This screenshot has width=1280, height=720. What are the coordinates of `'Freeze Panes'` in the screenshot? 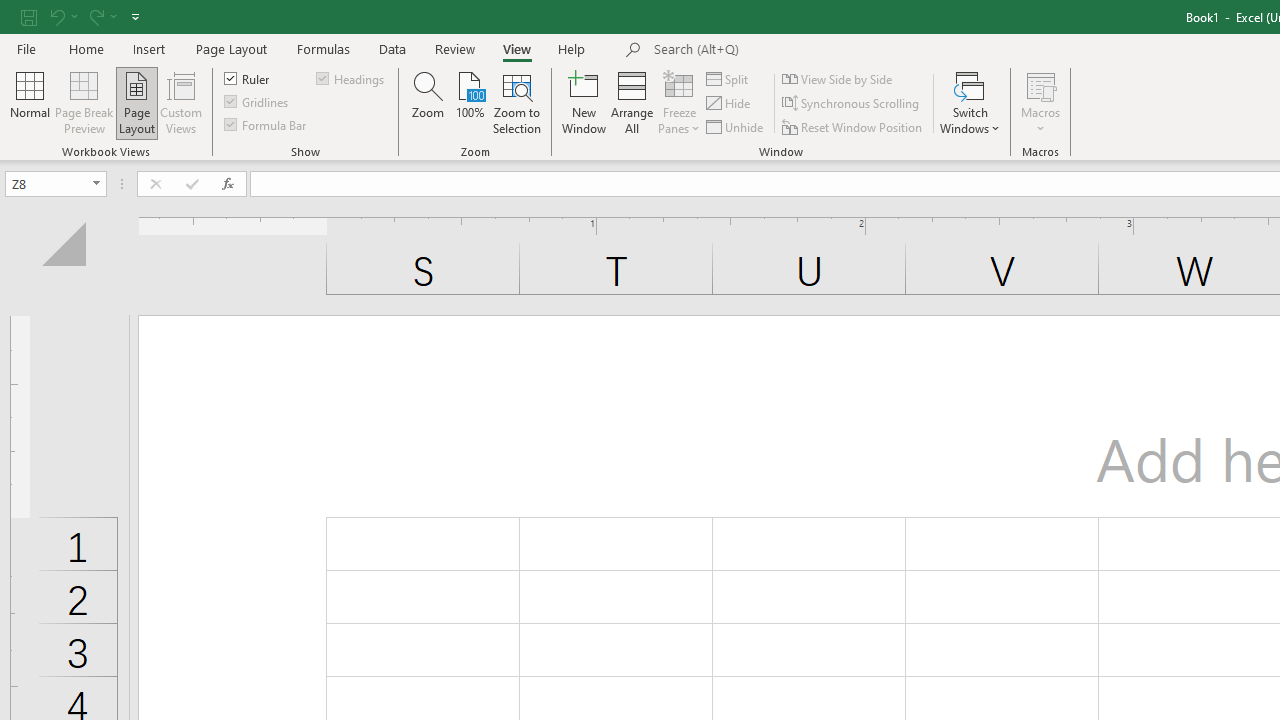 It's located at (679, 103).